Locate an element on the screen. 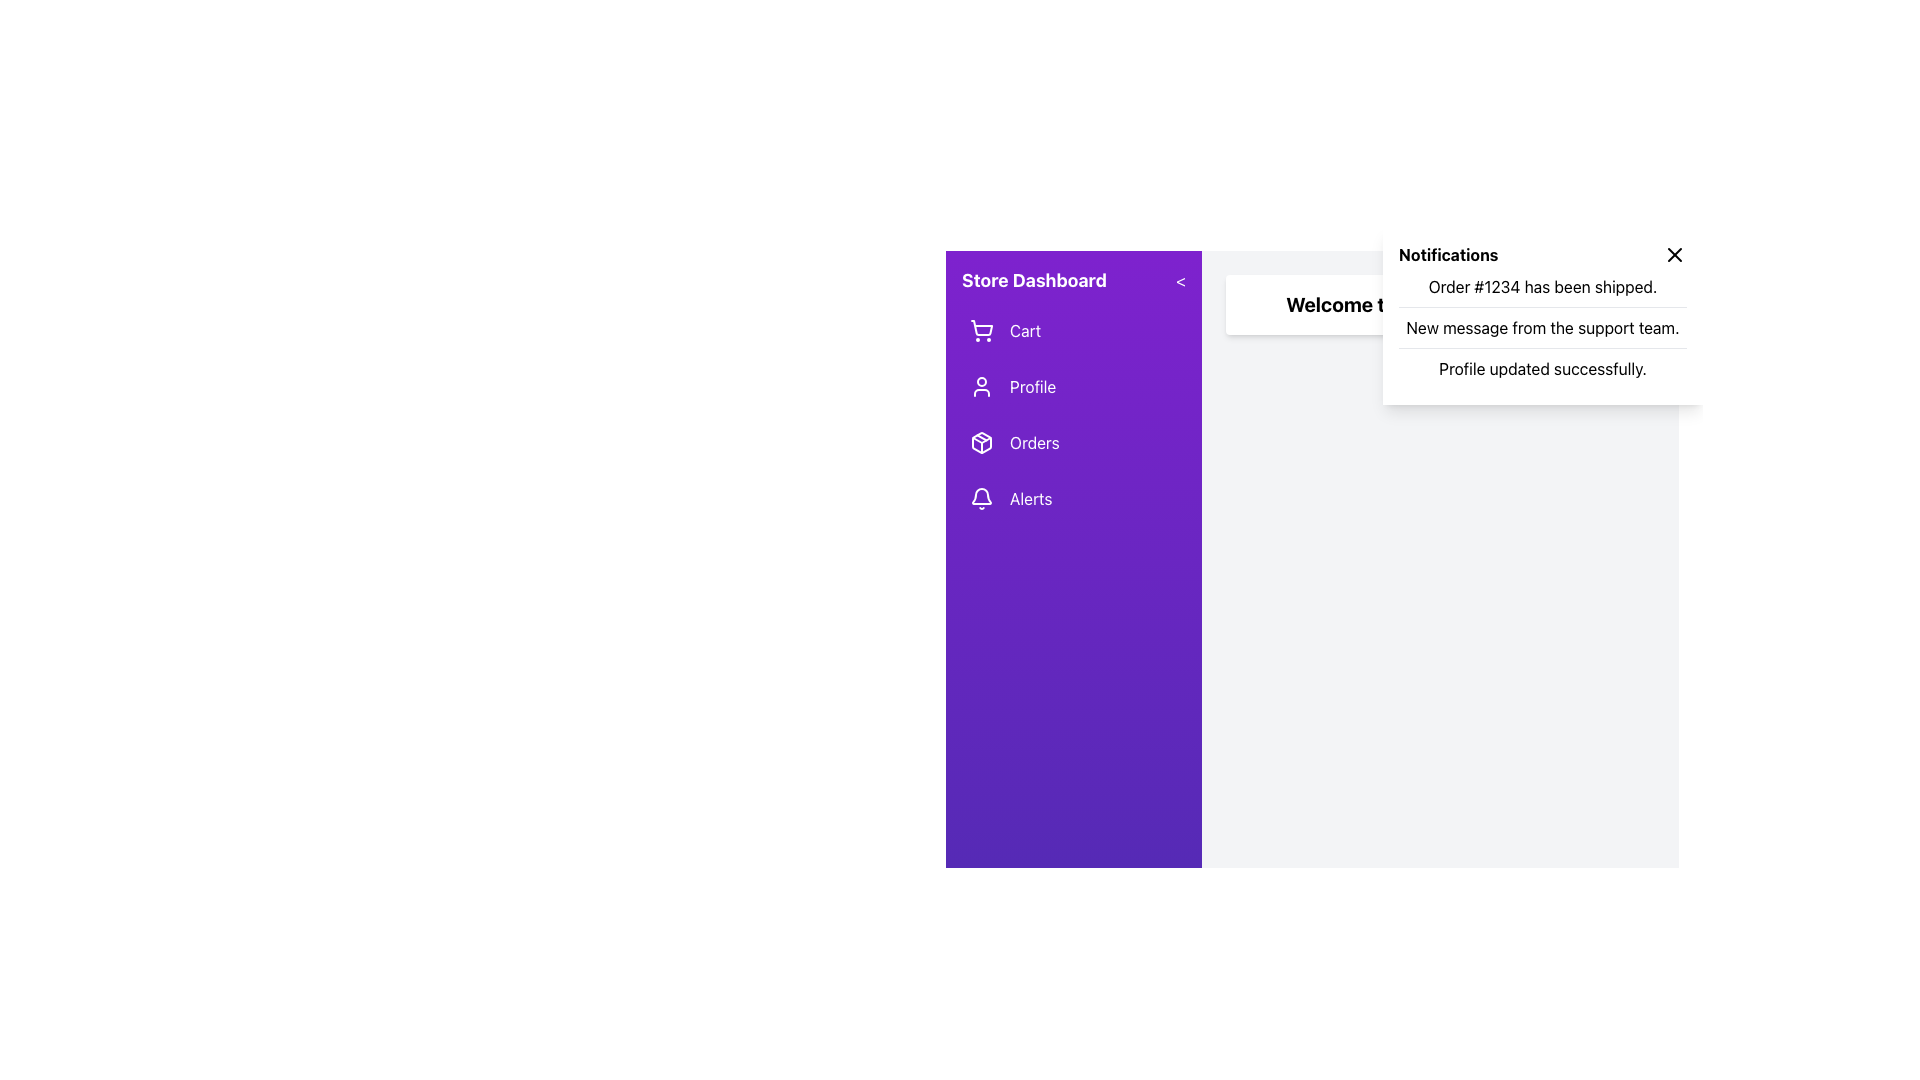  the 'Alerts' Navigation link with a bell icon for keyboard navigation is located at coordinates (1073, 497).